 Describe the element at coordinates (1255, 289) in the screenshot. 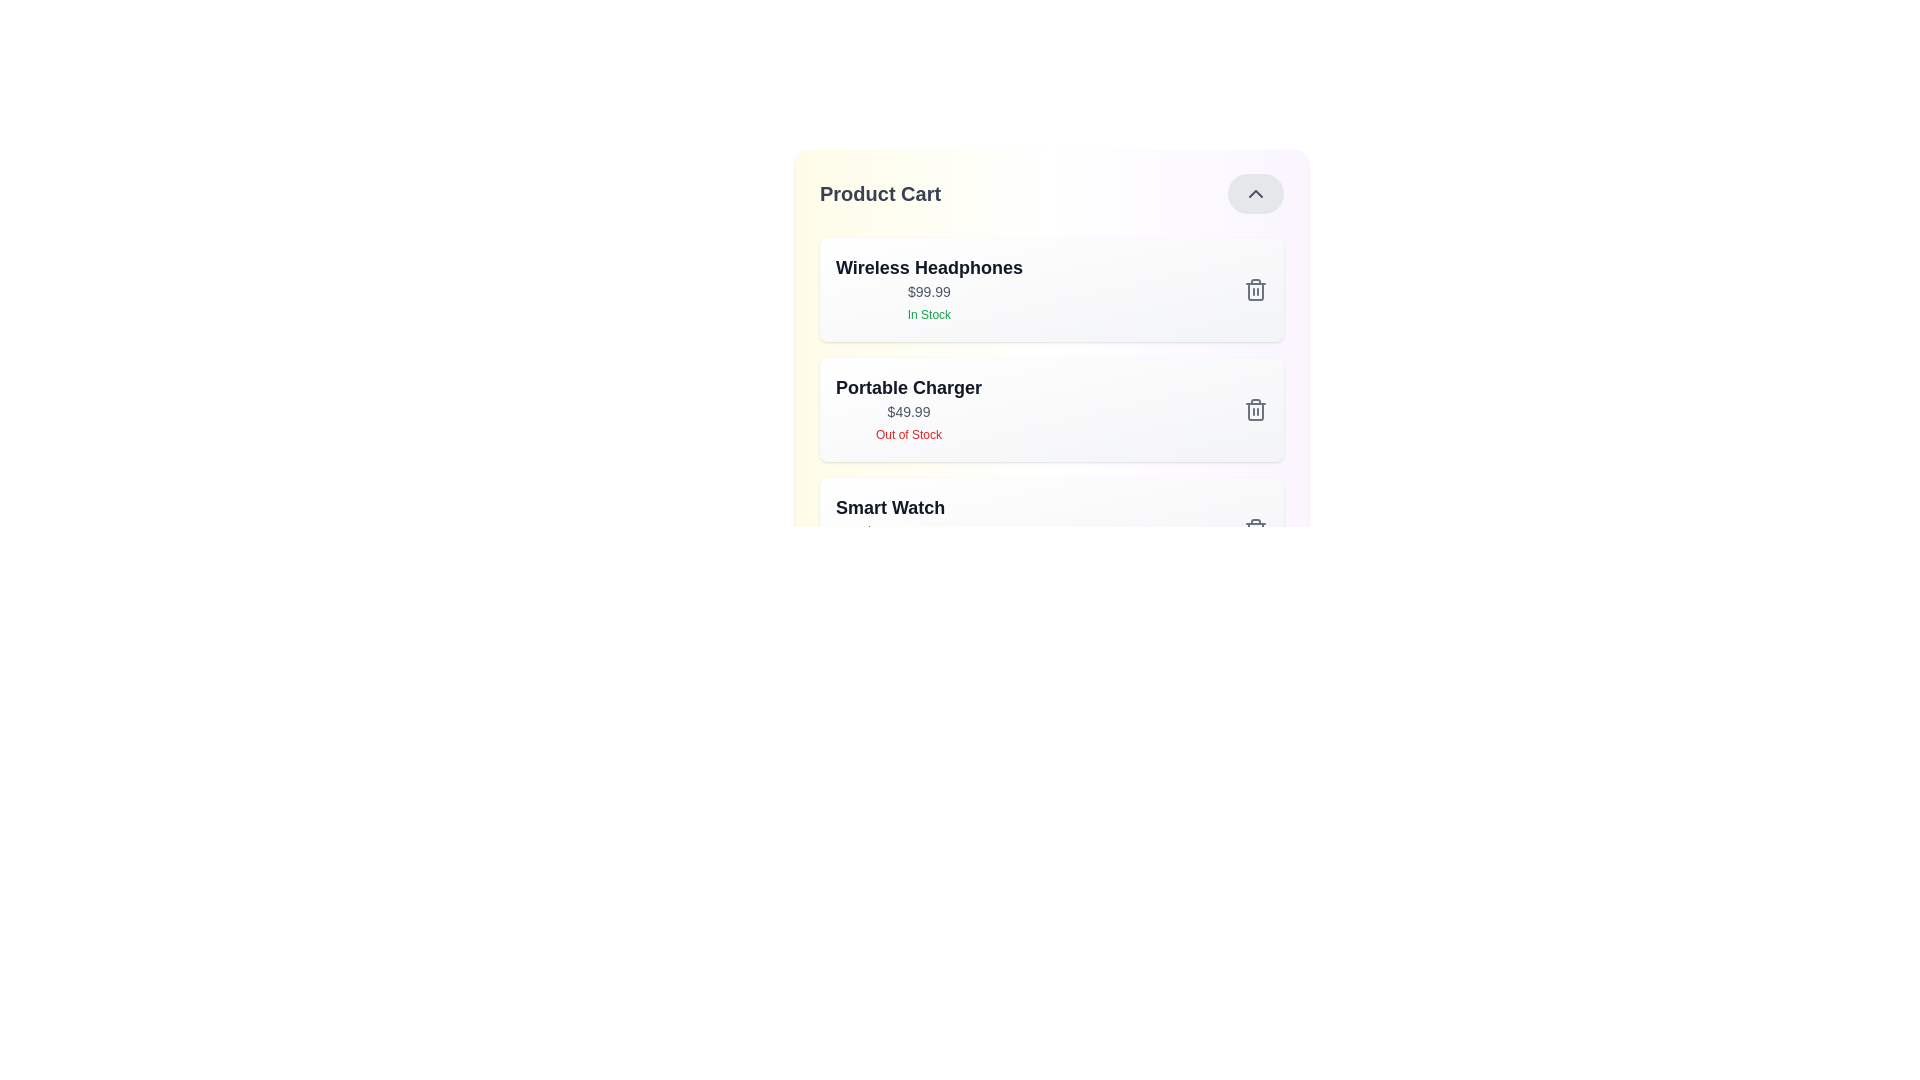

I see `trash icon for Wireless Headphones to remove it from the cart` at that location.